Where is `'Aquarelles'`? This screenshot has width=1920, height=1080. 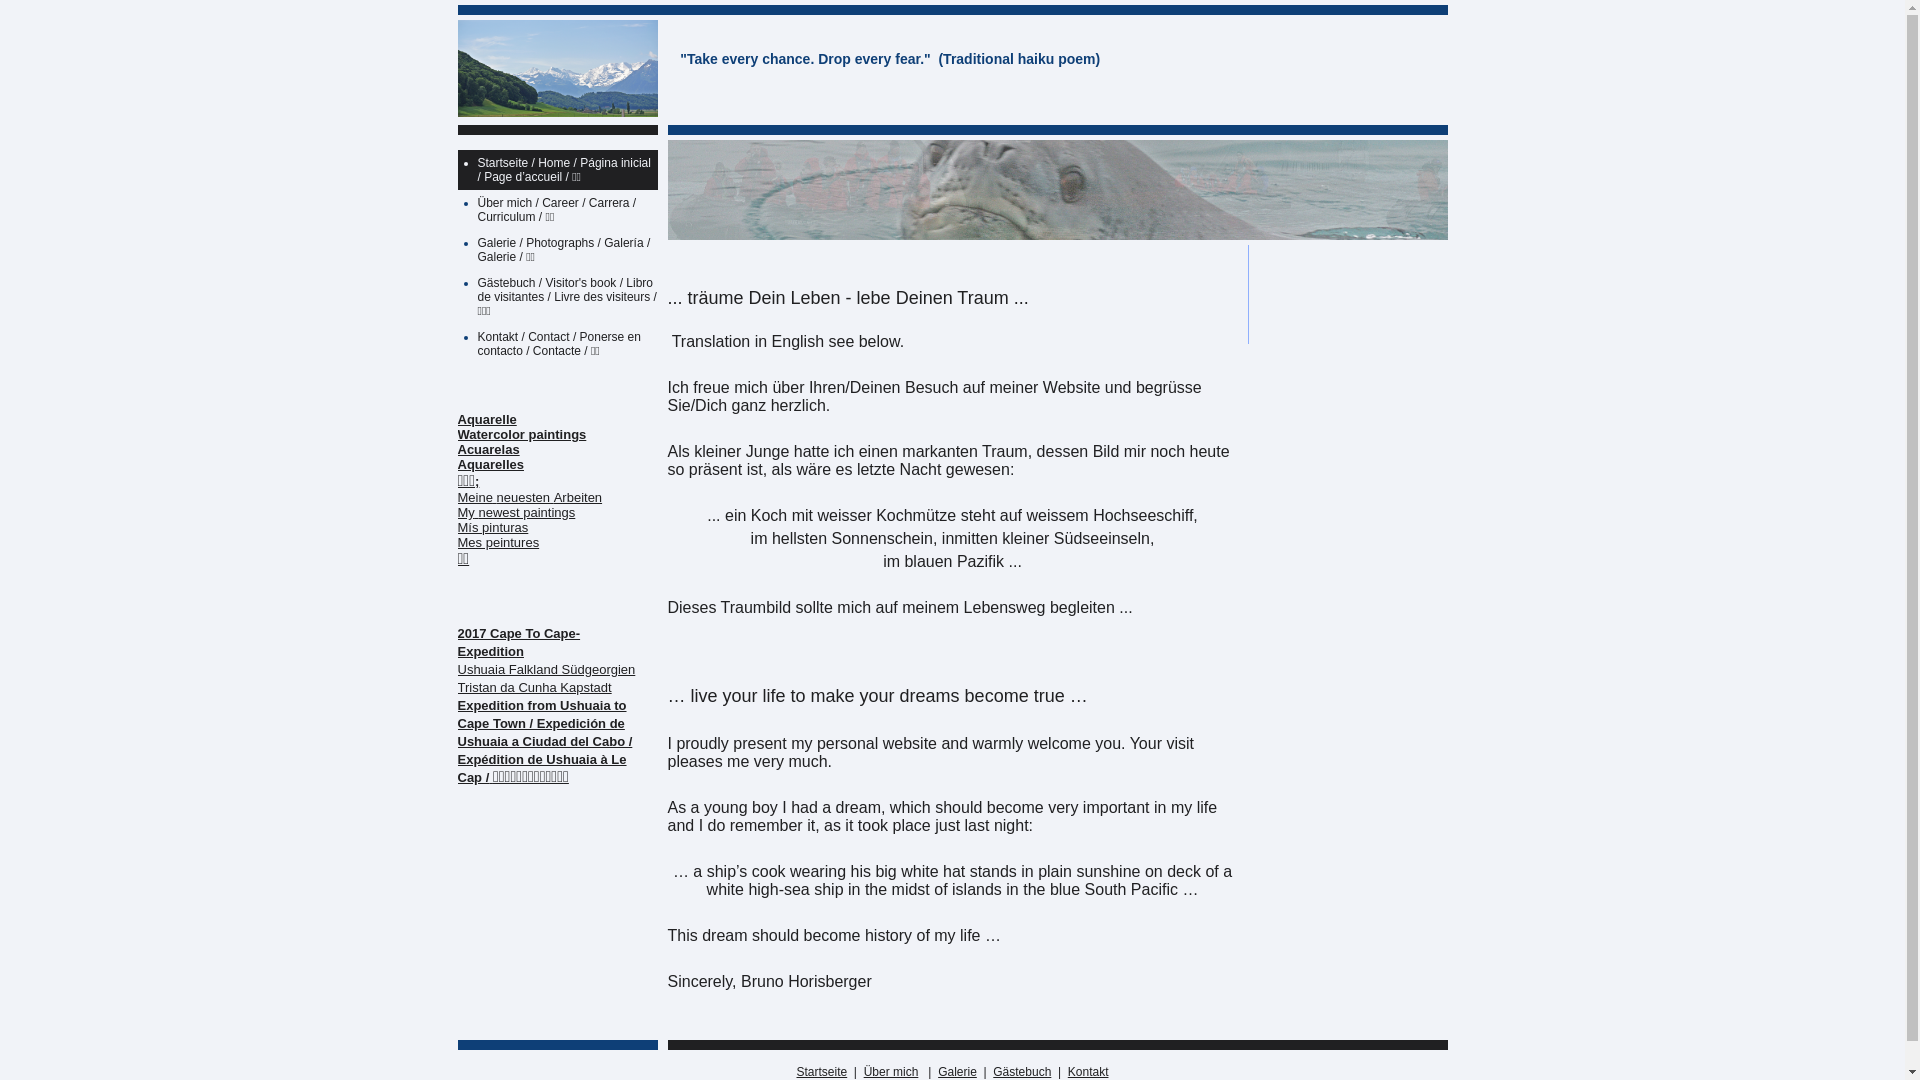
'Aquarelles' is located at coordinates (456, 464).